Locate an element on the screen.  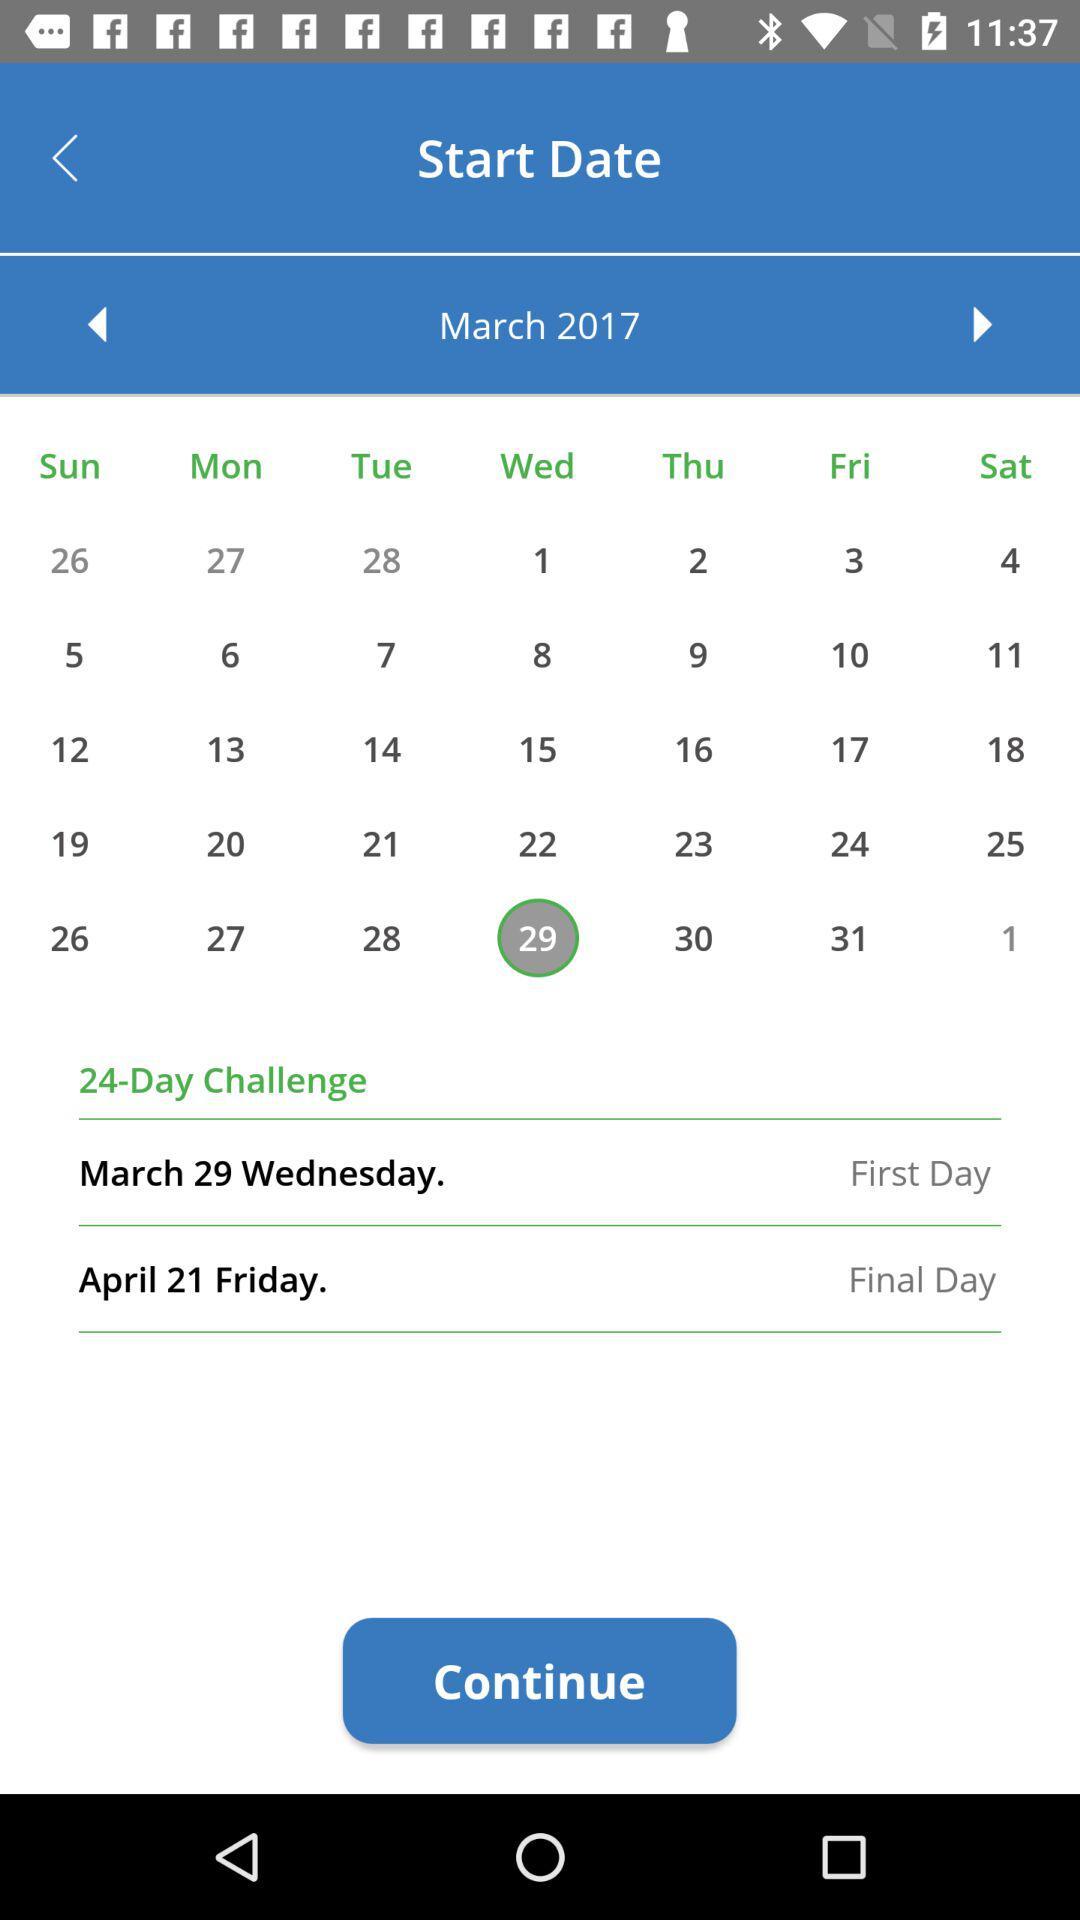
icon to the right of march 2017 is located at coordinates (1002, 324).